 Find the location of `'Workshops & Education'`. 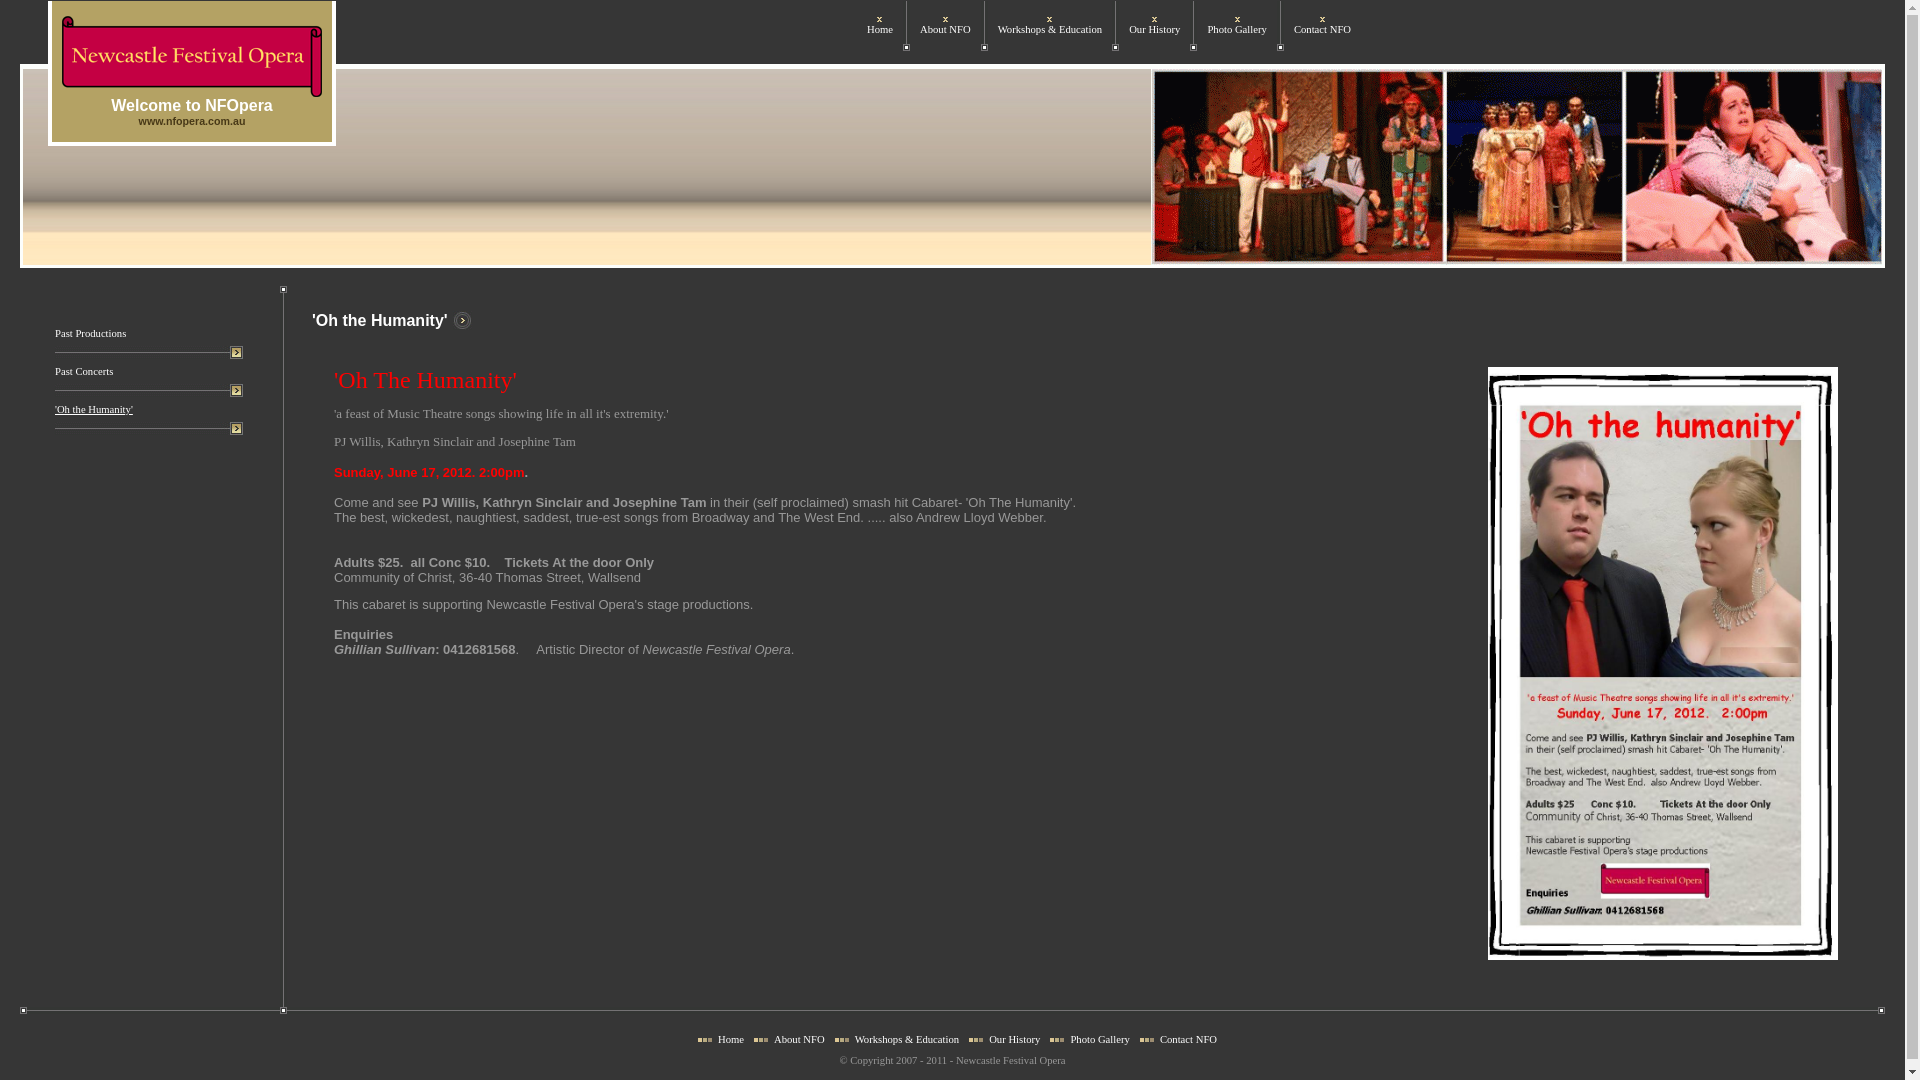

'Workshops & Education' is located at coordinates (906, 1038).